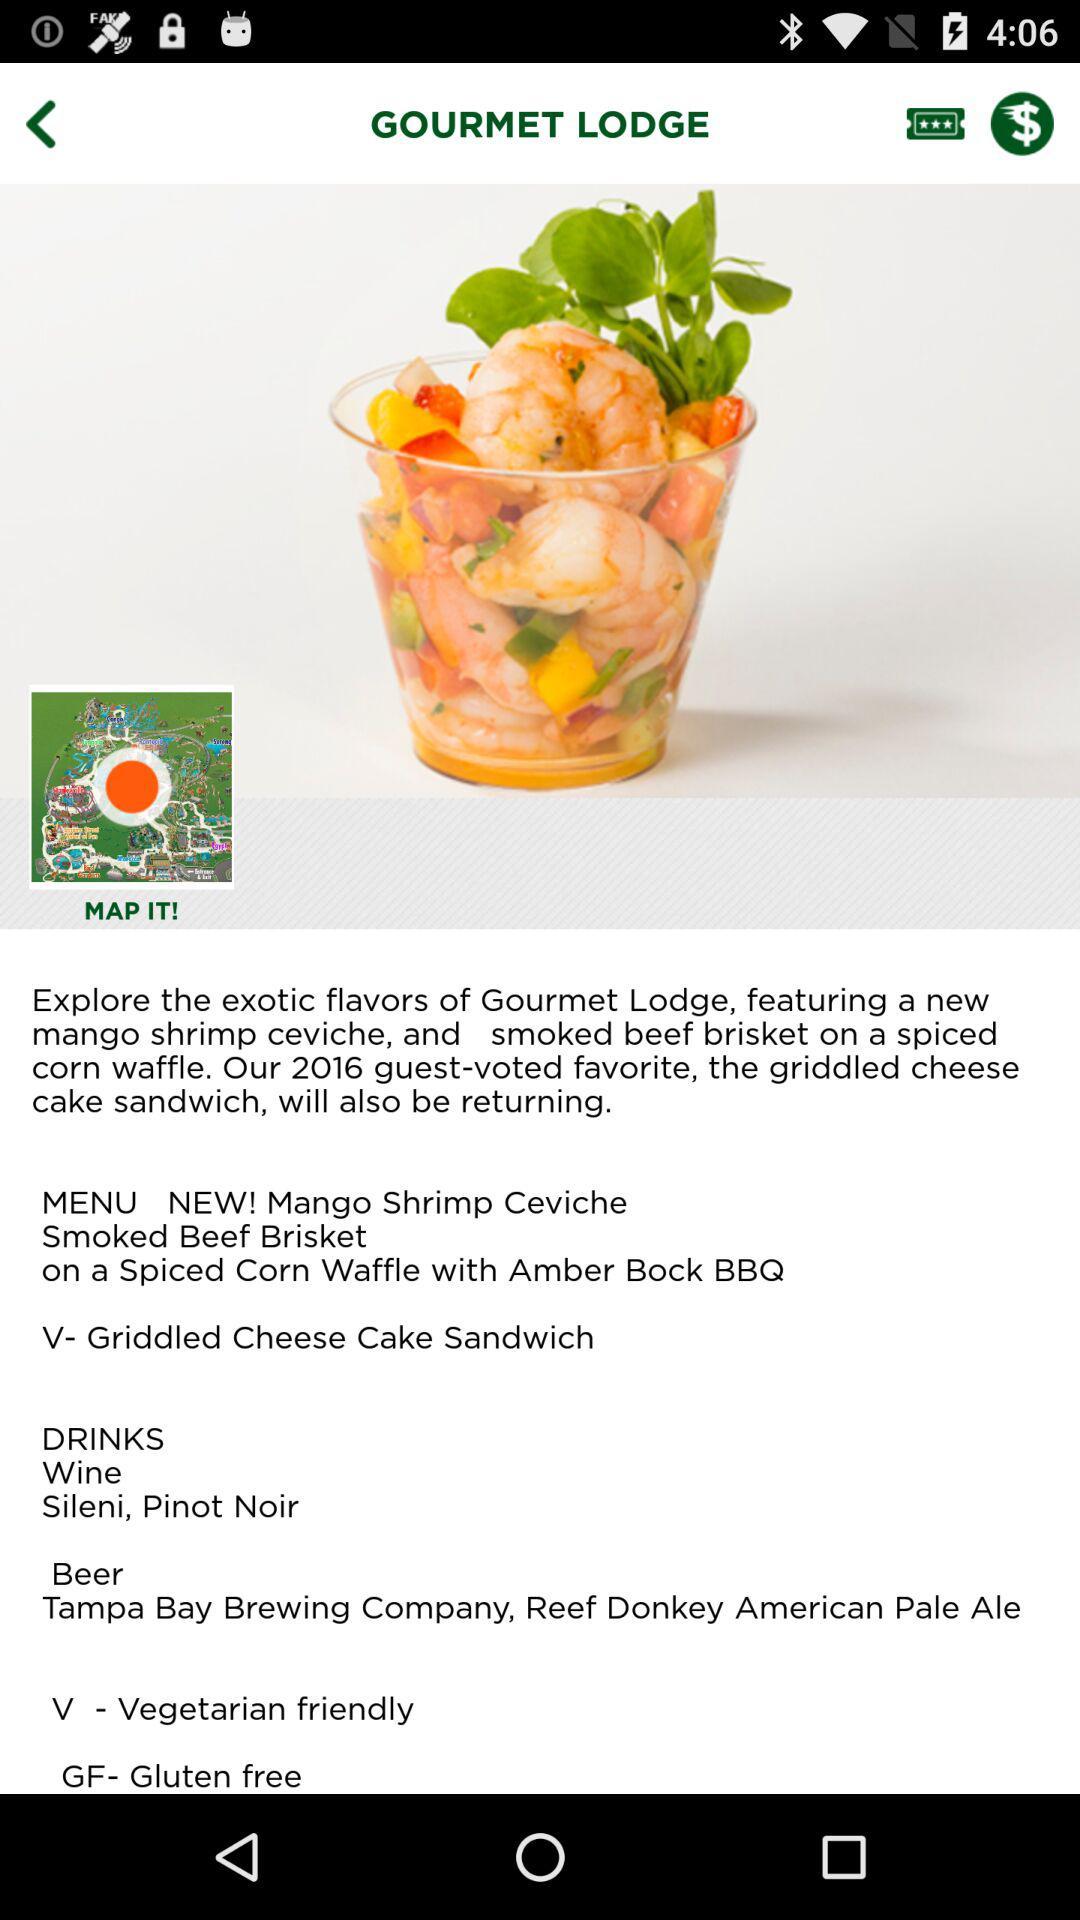  I want to click on go back, so click(54, 122).